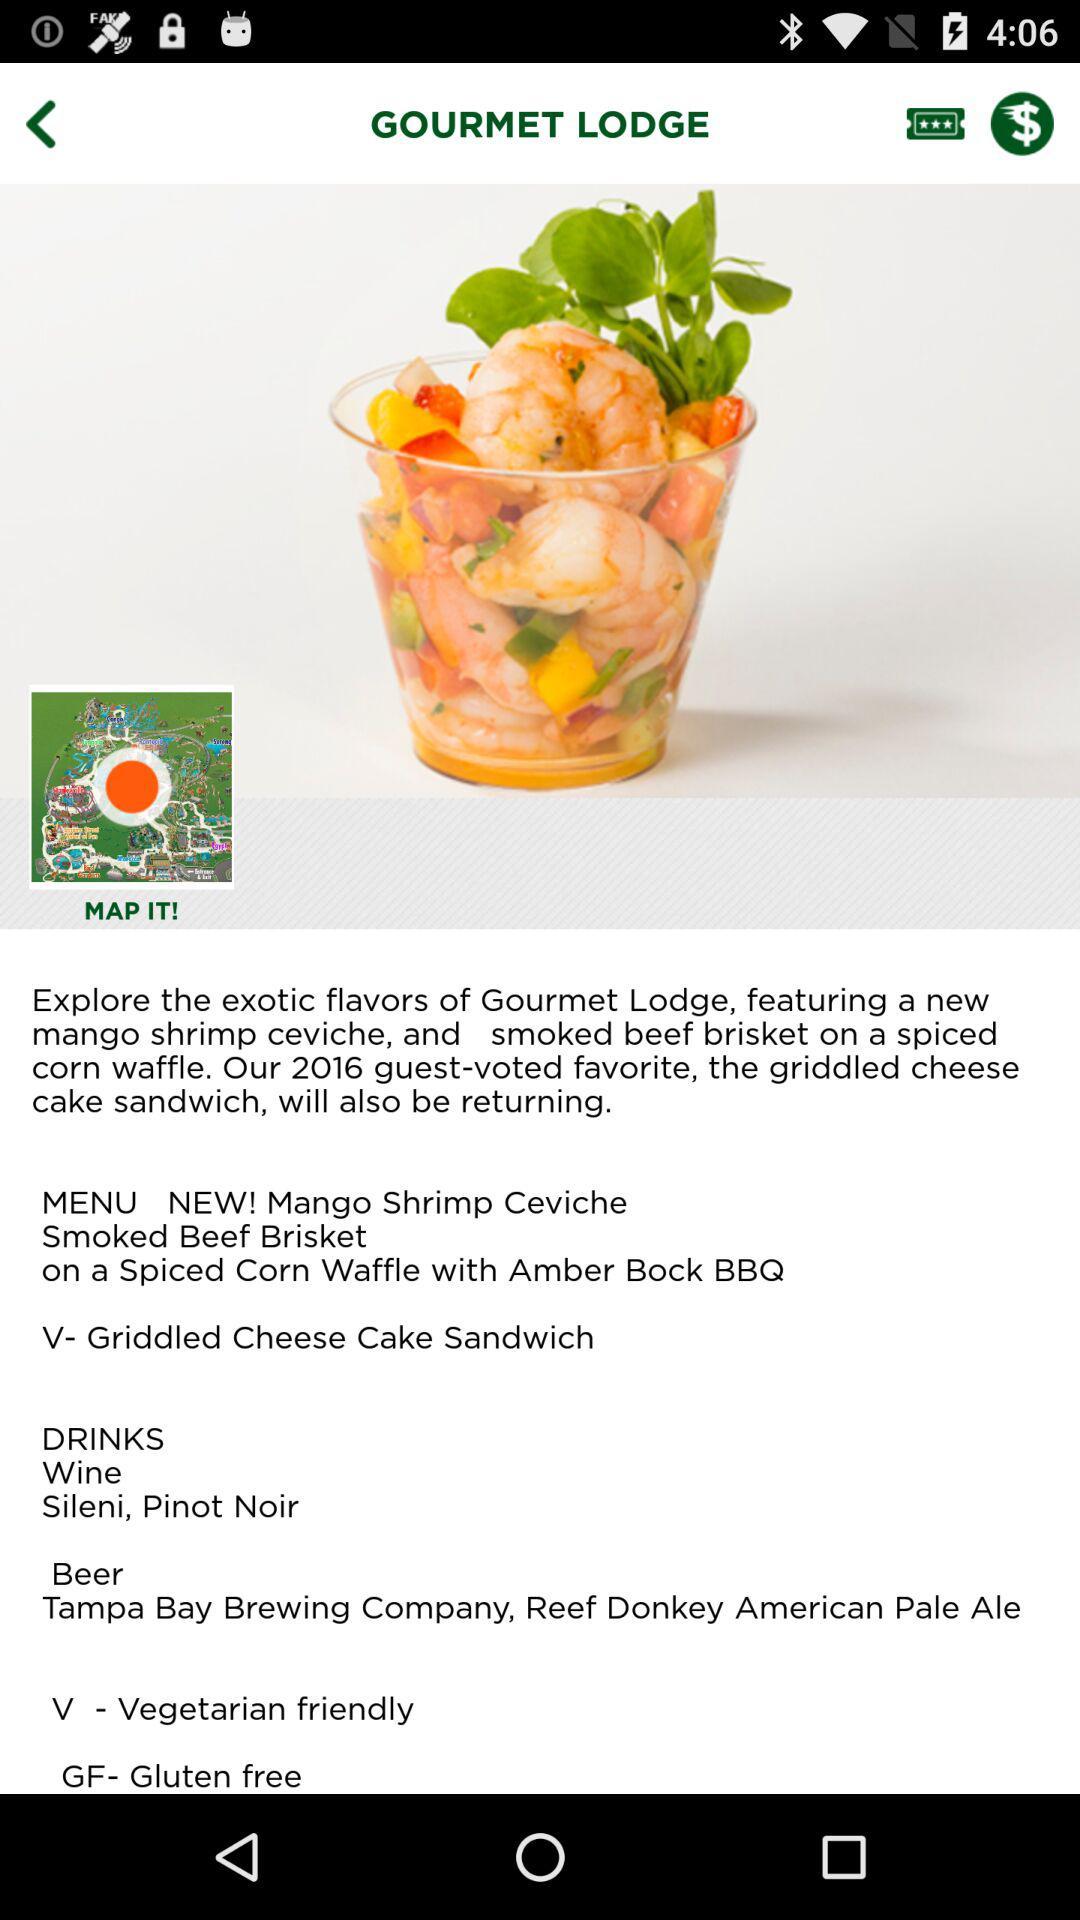  I want to click on go back, so click(54, 122).